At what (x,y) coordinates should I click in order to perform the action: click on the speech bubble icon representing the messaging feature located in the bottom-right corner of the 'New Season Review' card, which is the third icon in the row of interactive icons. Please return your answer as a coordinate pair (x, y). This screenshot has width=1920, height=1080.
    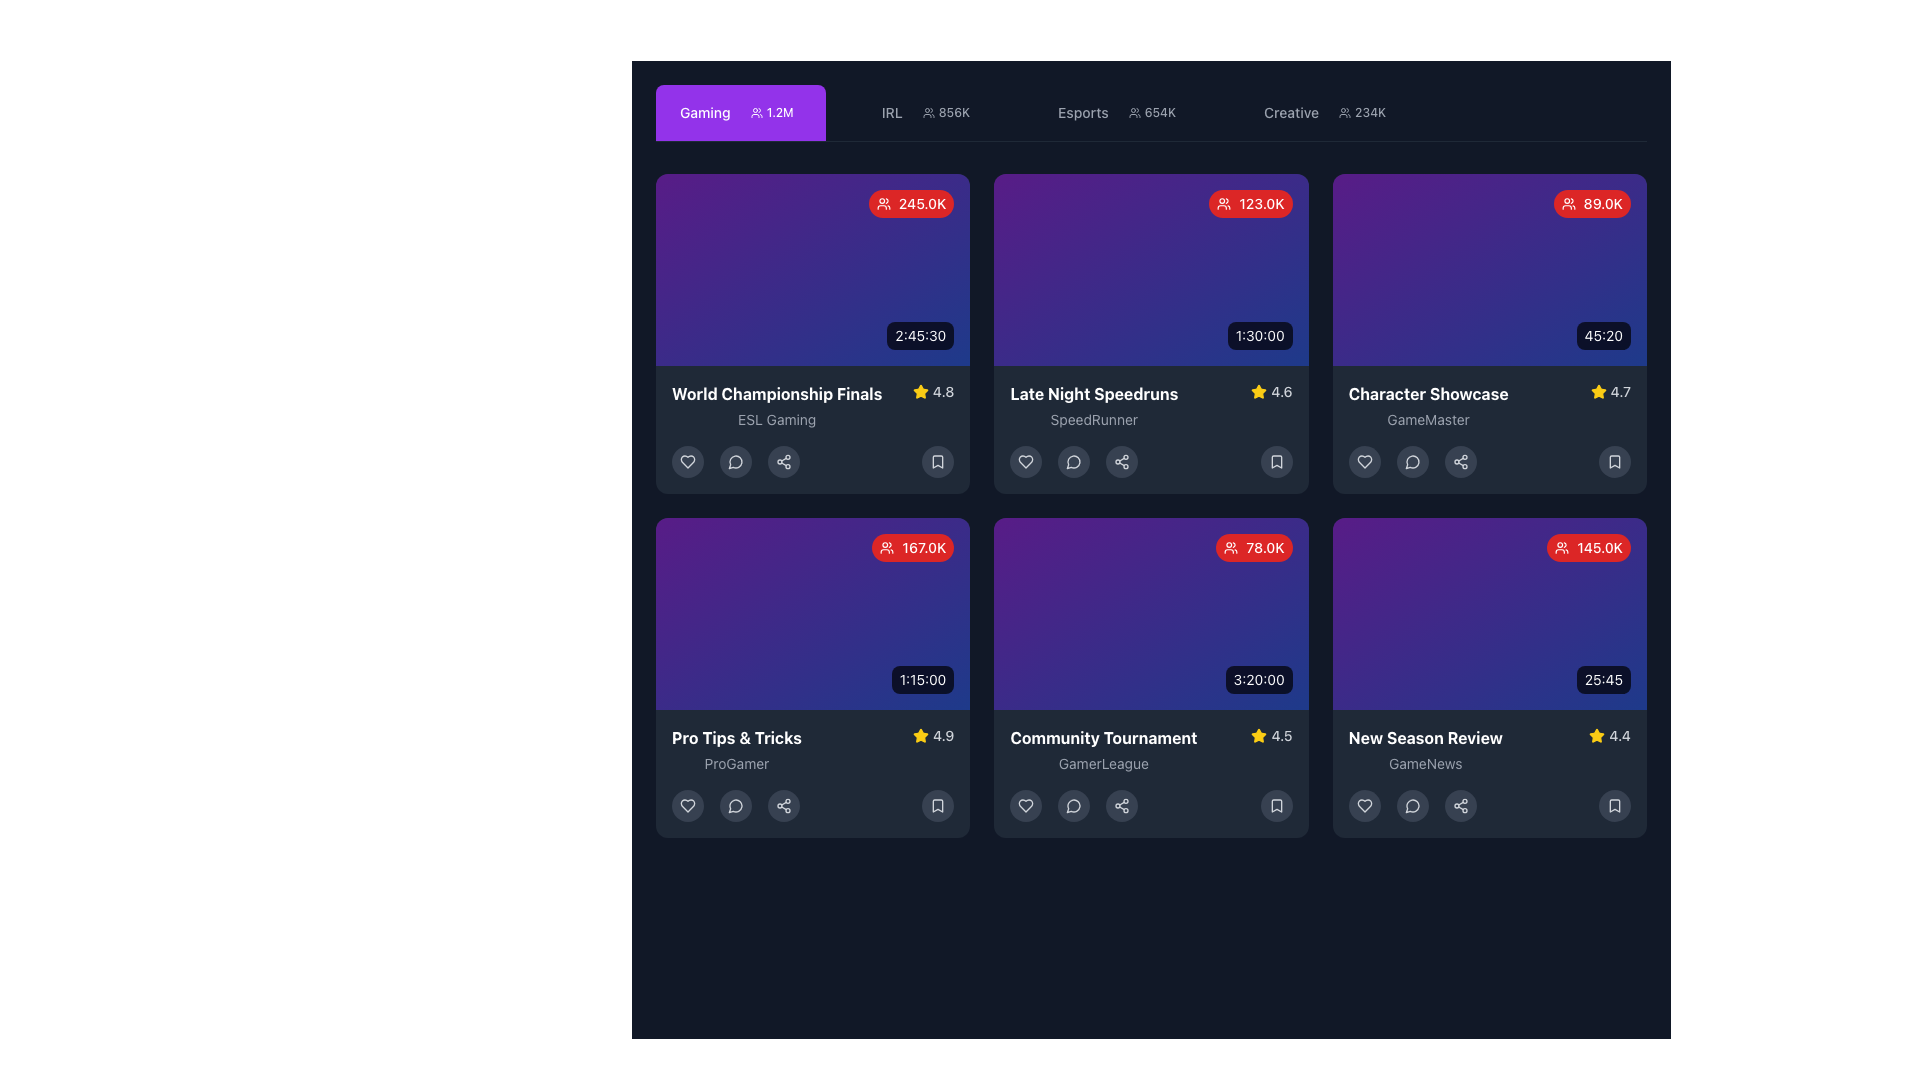
    Looking at the image, I should click on (1411, 805).